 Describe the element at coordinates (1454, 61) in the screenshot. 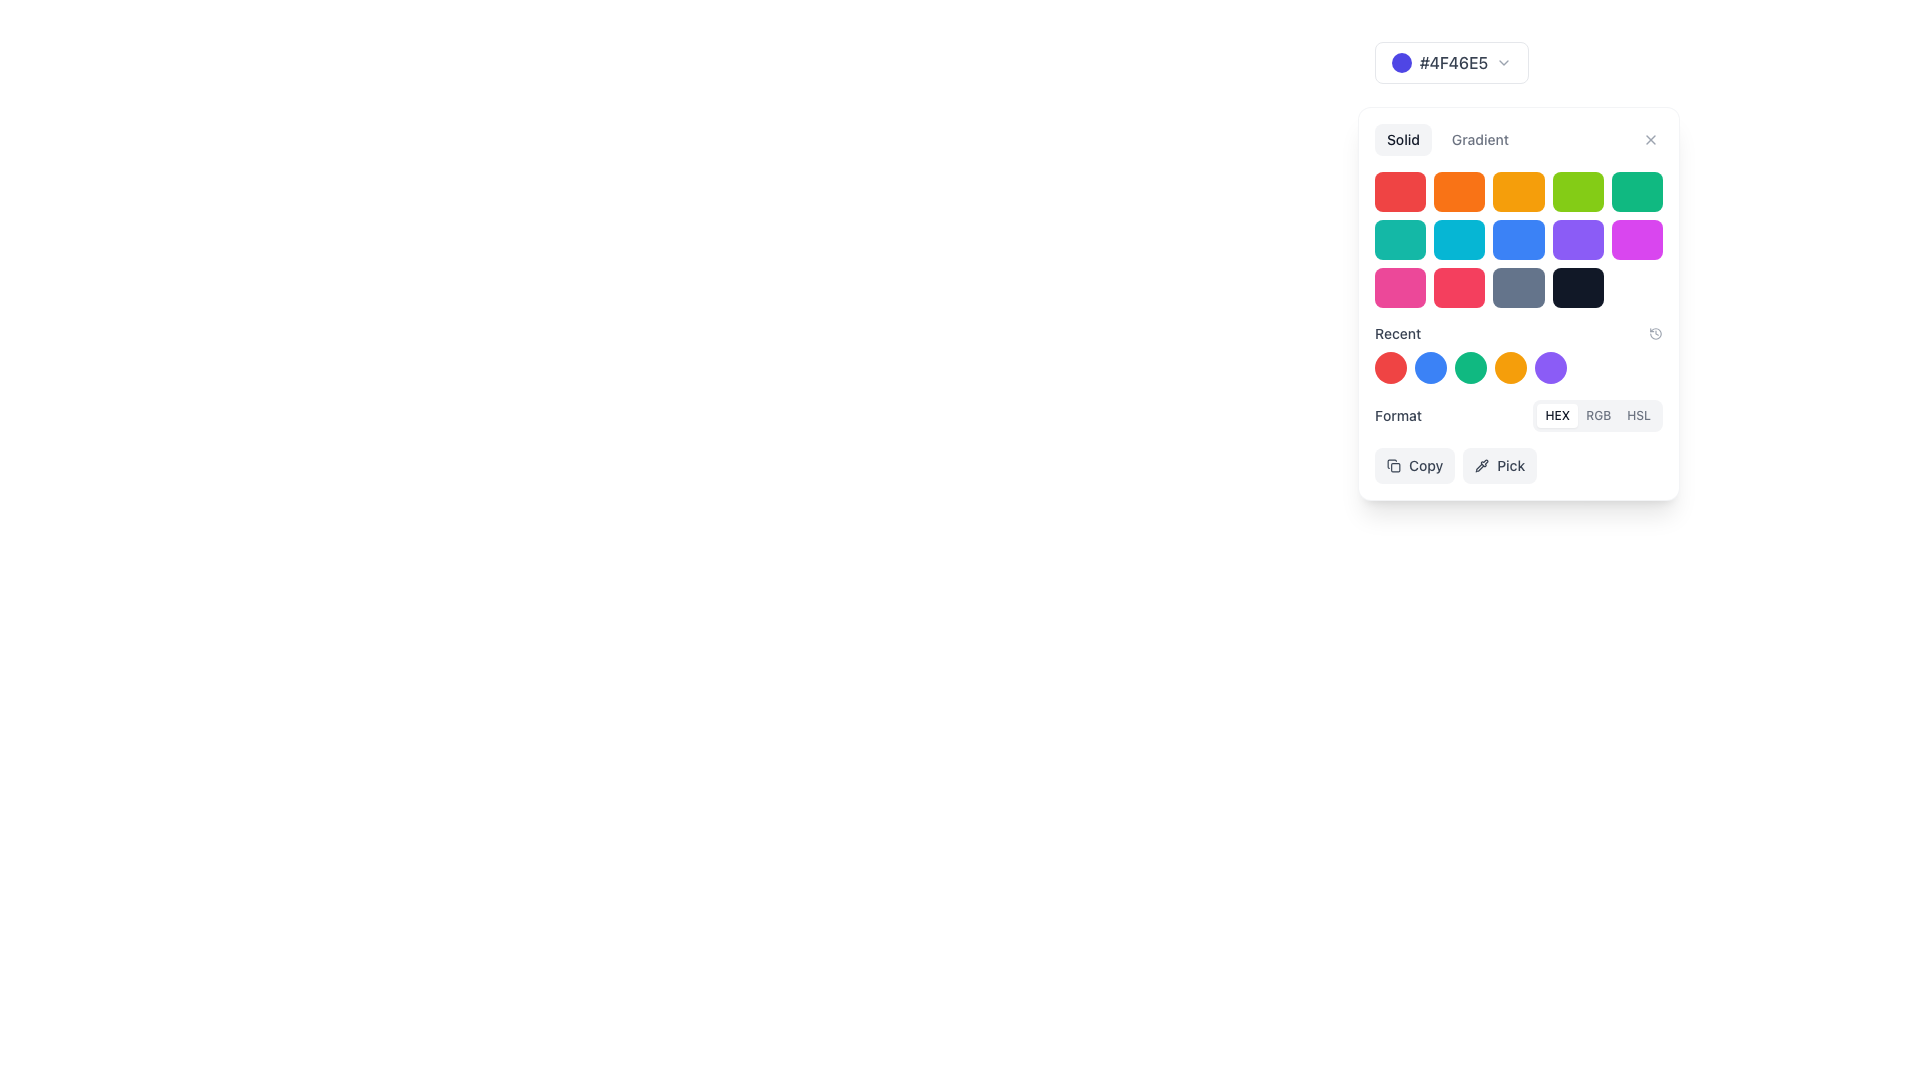

I see `the color code text display '#4F46E5' located in the top-right region of the interface to copy the color code` at that location.